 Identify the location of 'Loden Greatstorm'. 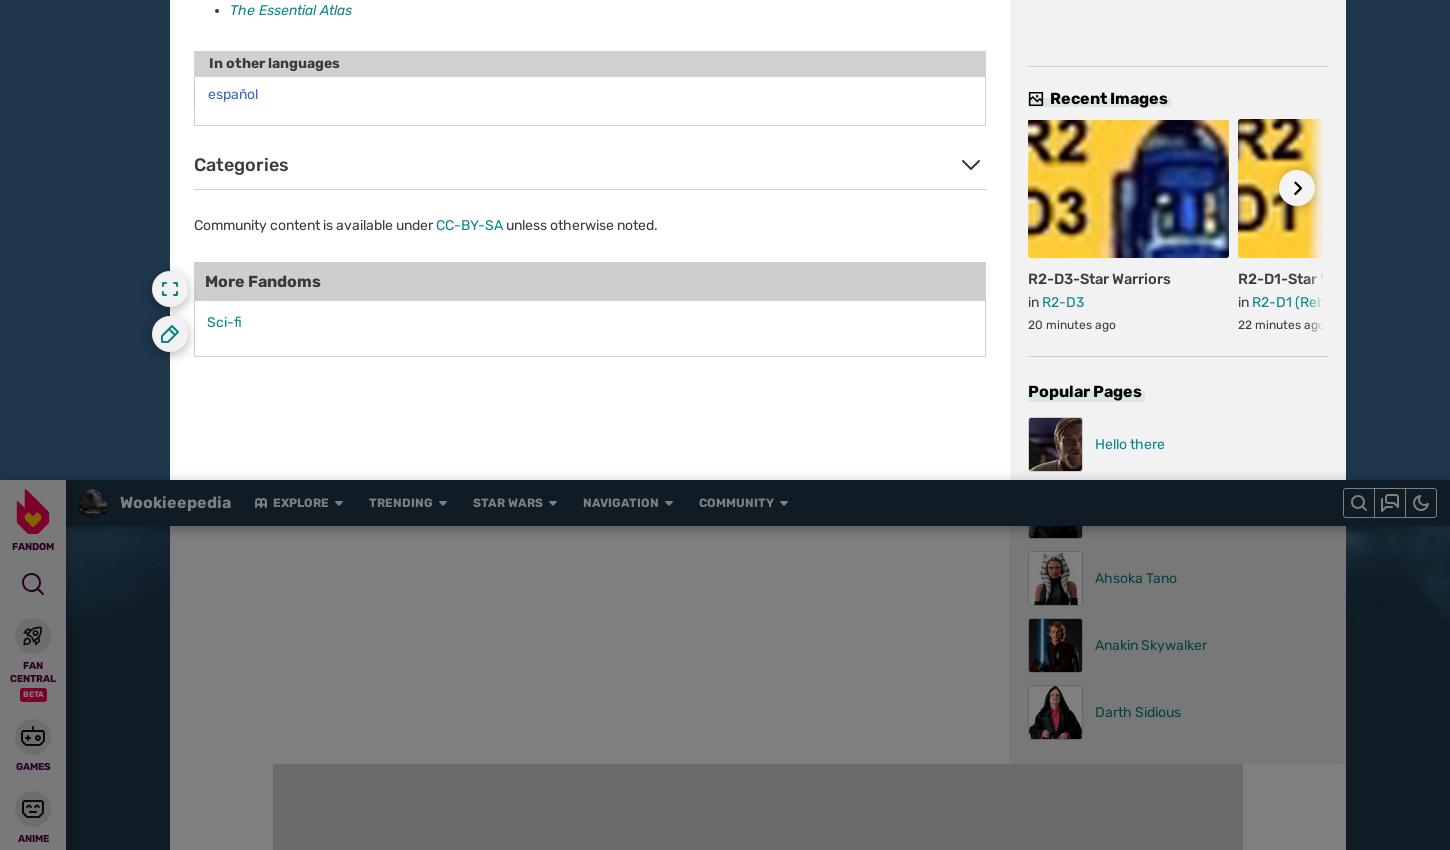
(974, 268).